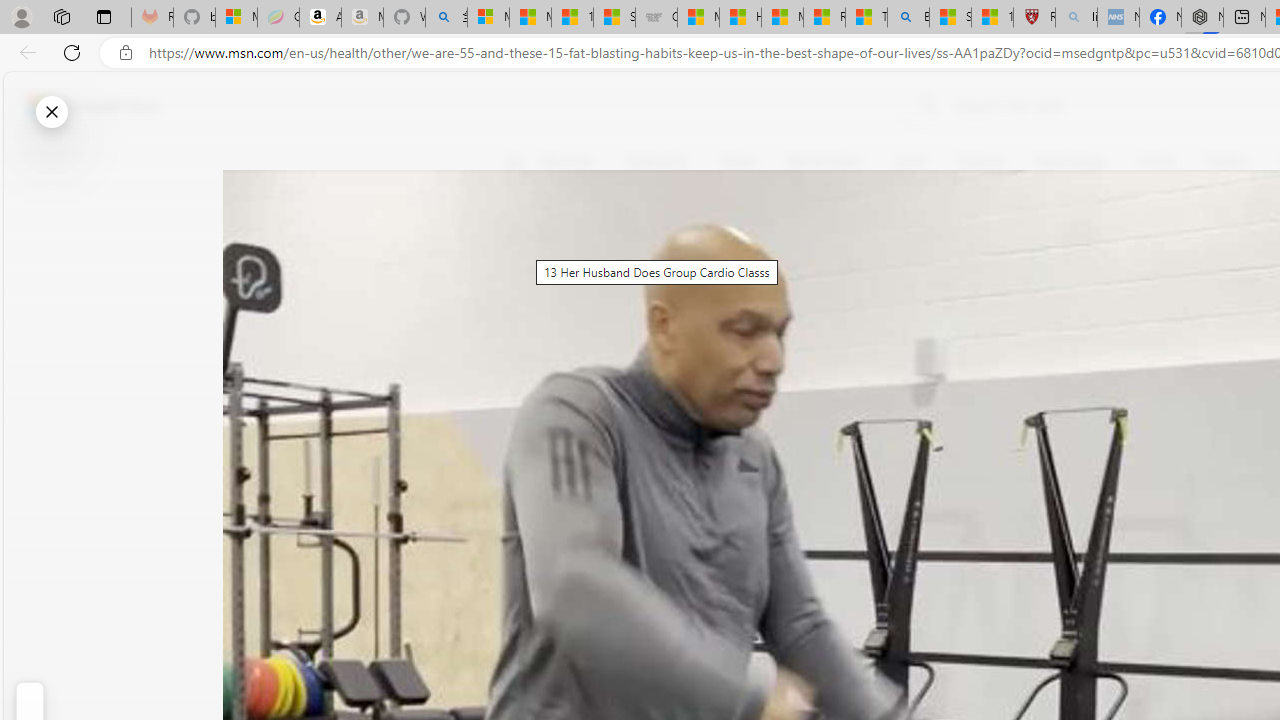  Describe the element at coordinates (992, 17) in the screenshot. I see `'12 Popular Science Lies that Must be Corrected'` at that location.